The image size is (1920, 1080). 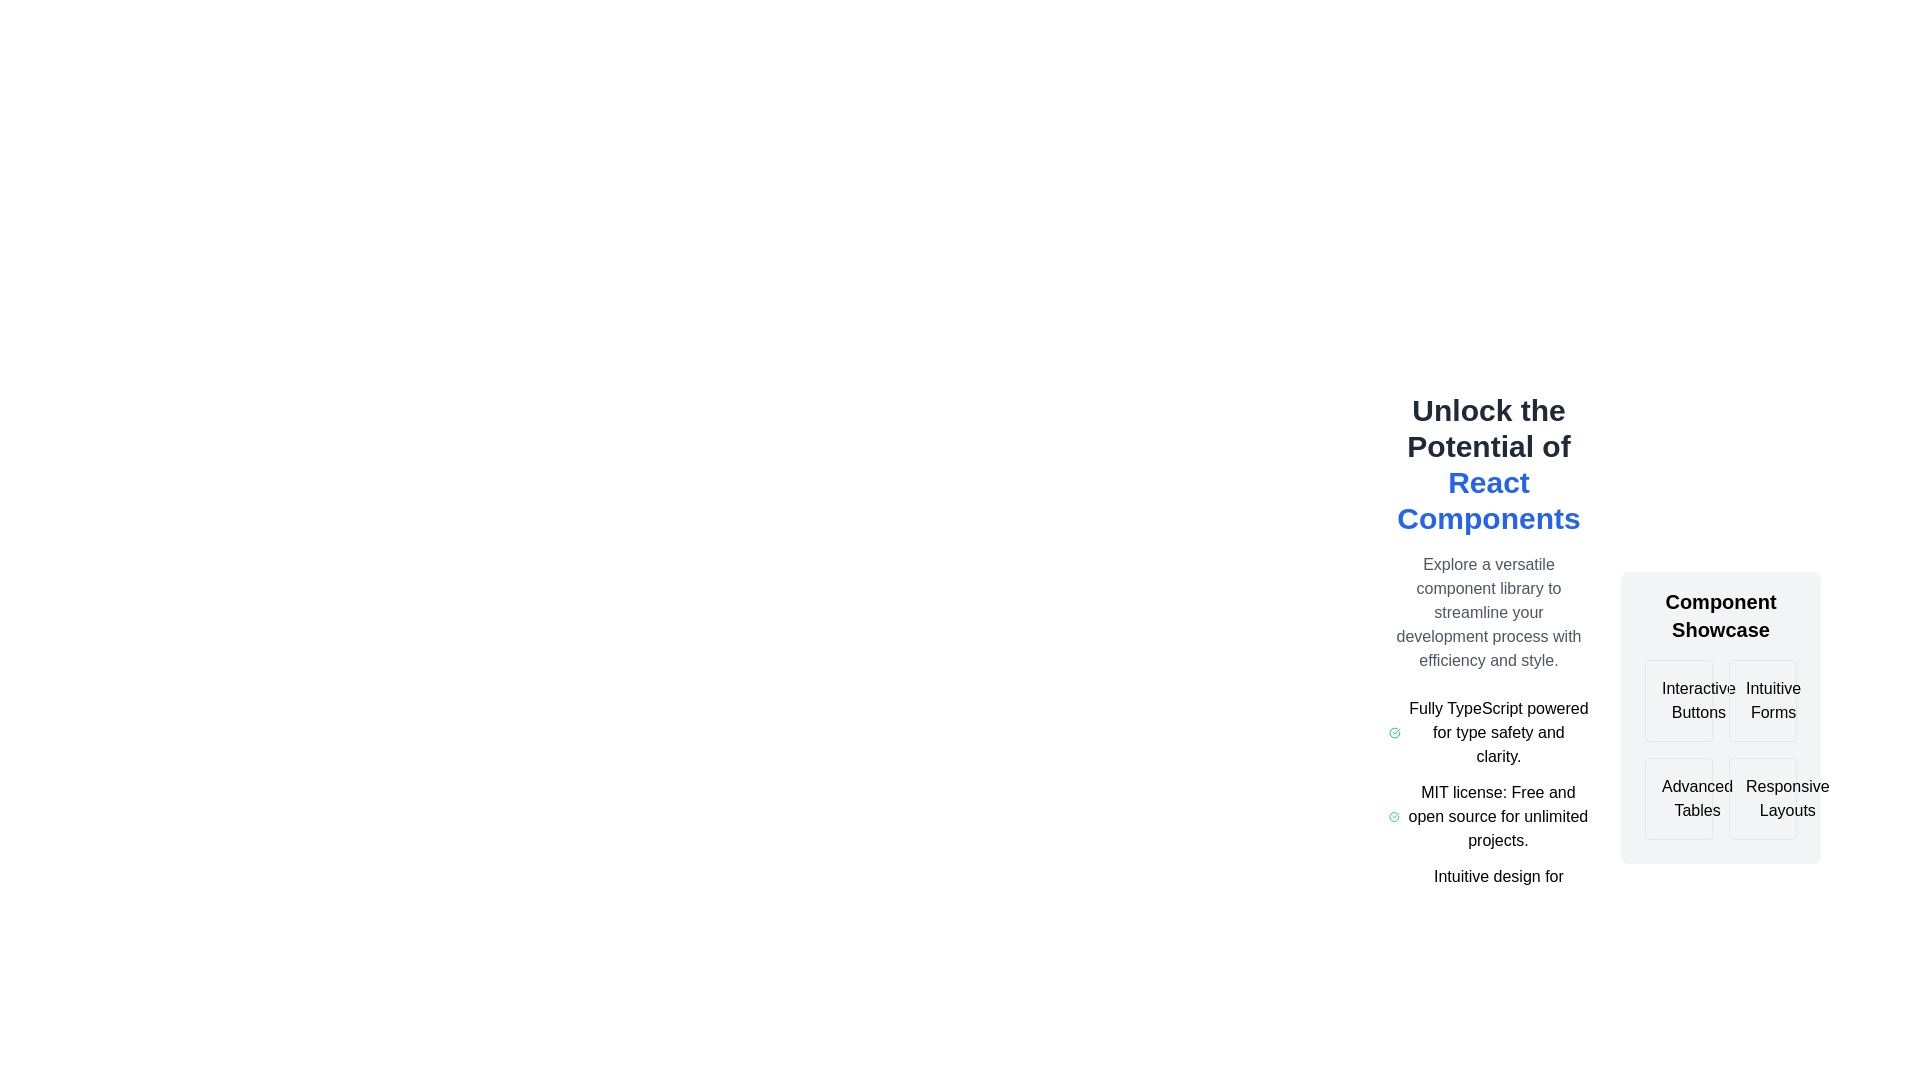 What do you see at coordinates (1679, 797) in the screenshot?
I see `the 'Advanced Tables' card located in the 'Component Showcase' section` at bounding box center [1679, 797].